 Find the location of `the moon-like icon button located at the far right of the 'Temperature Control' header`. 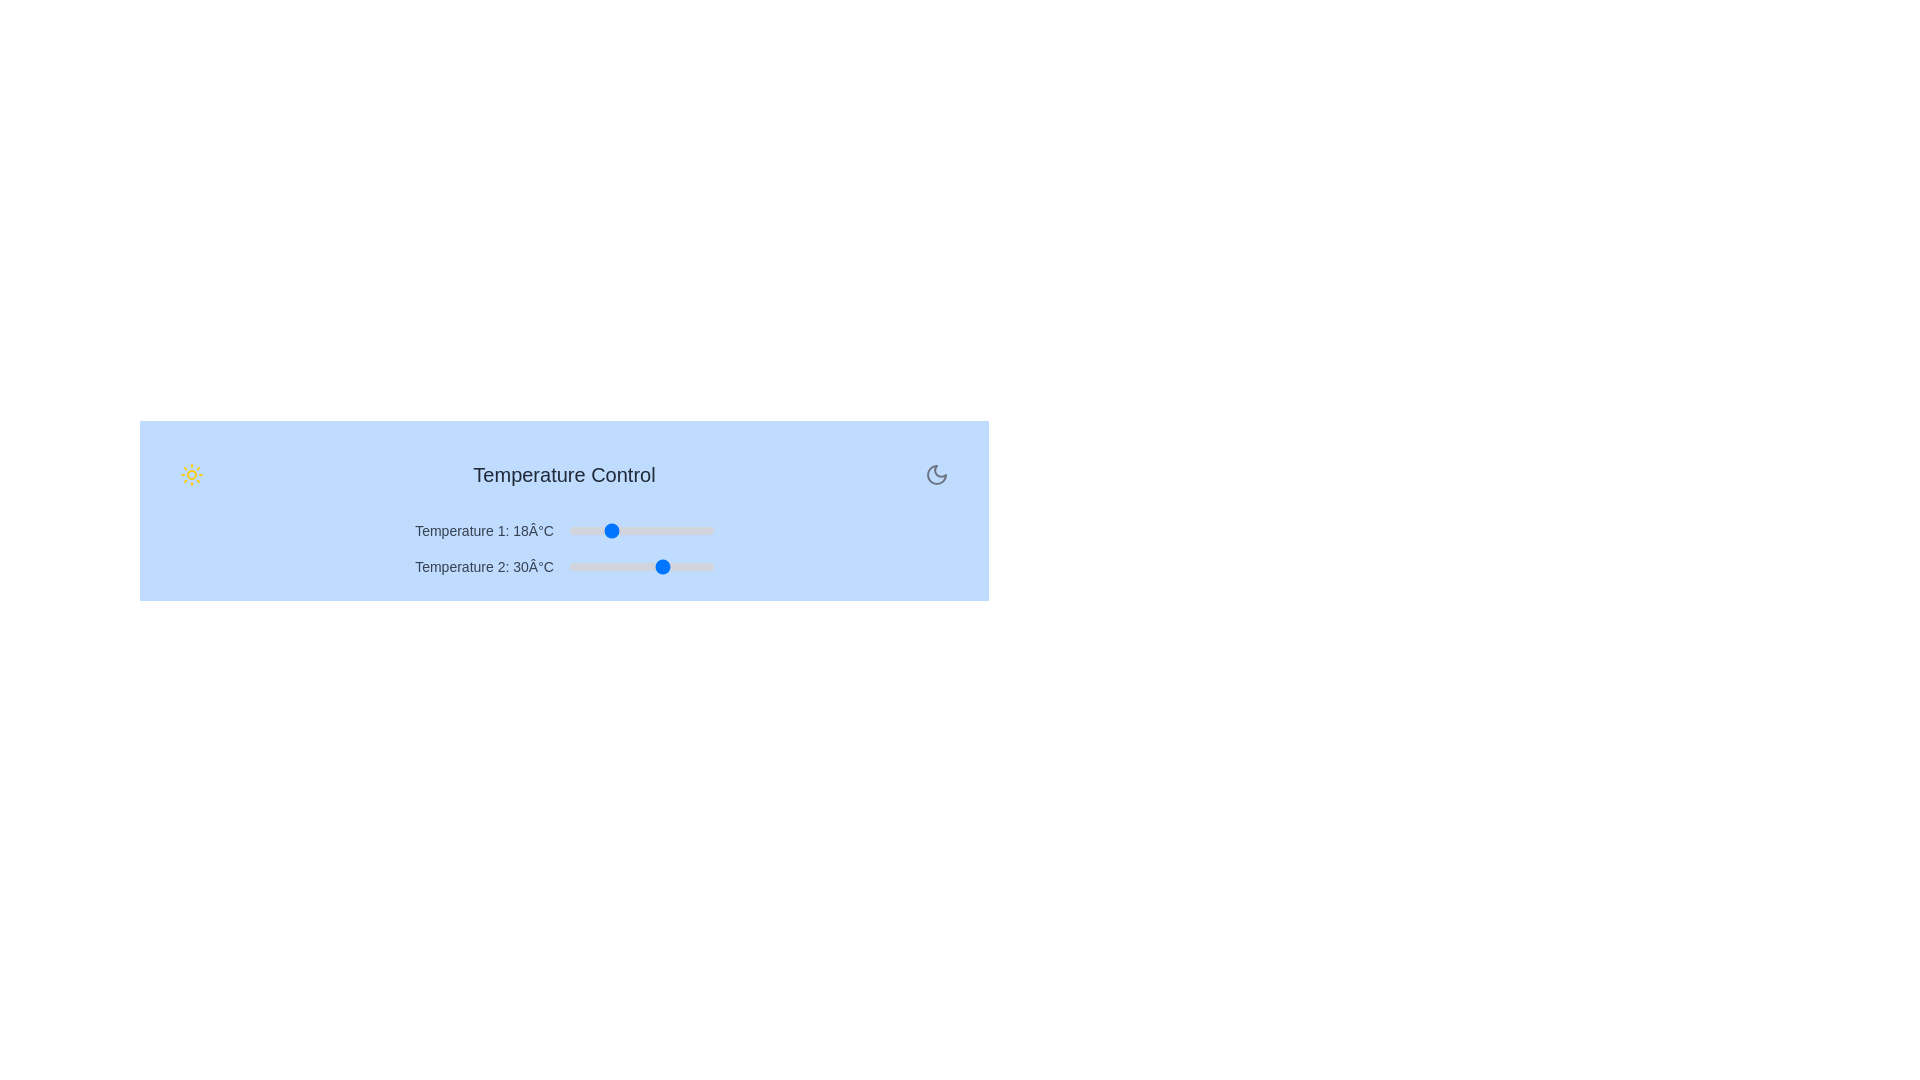

the moon-like icon button located at the far right of the 'Temperature Control' header is located at coordinates (935, 474).